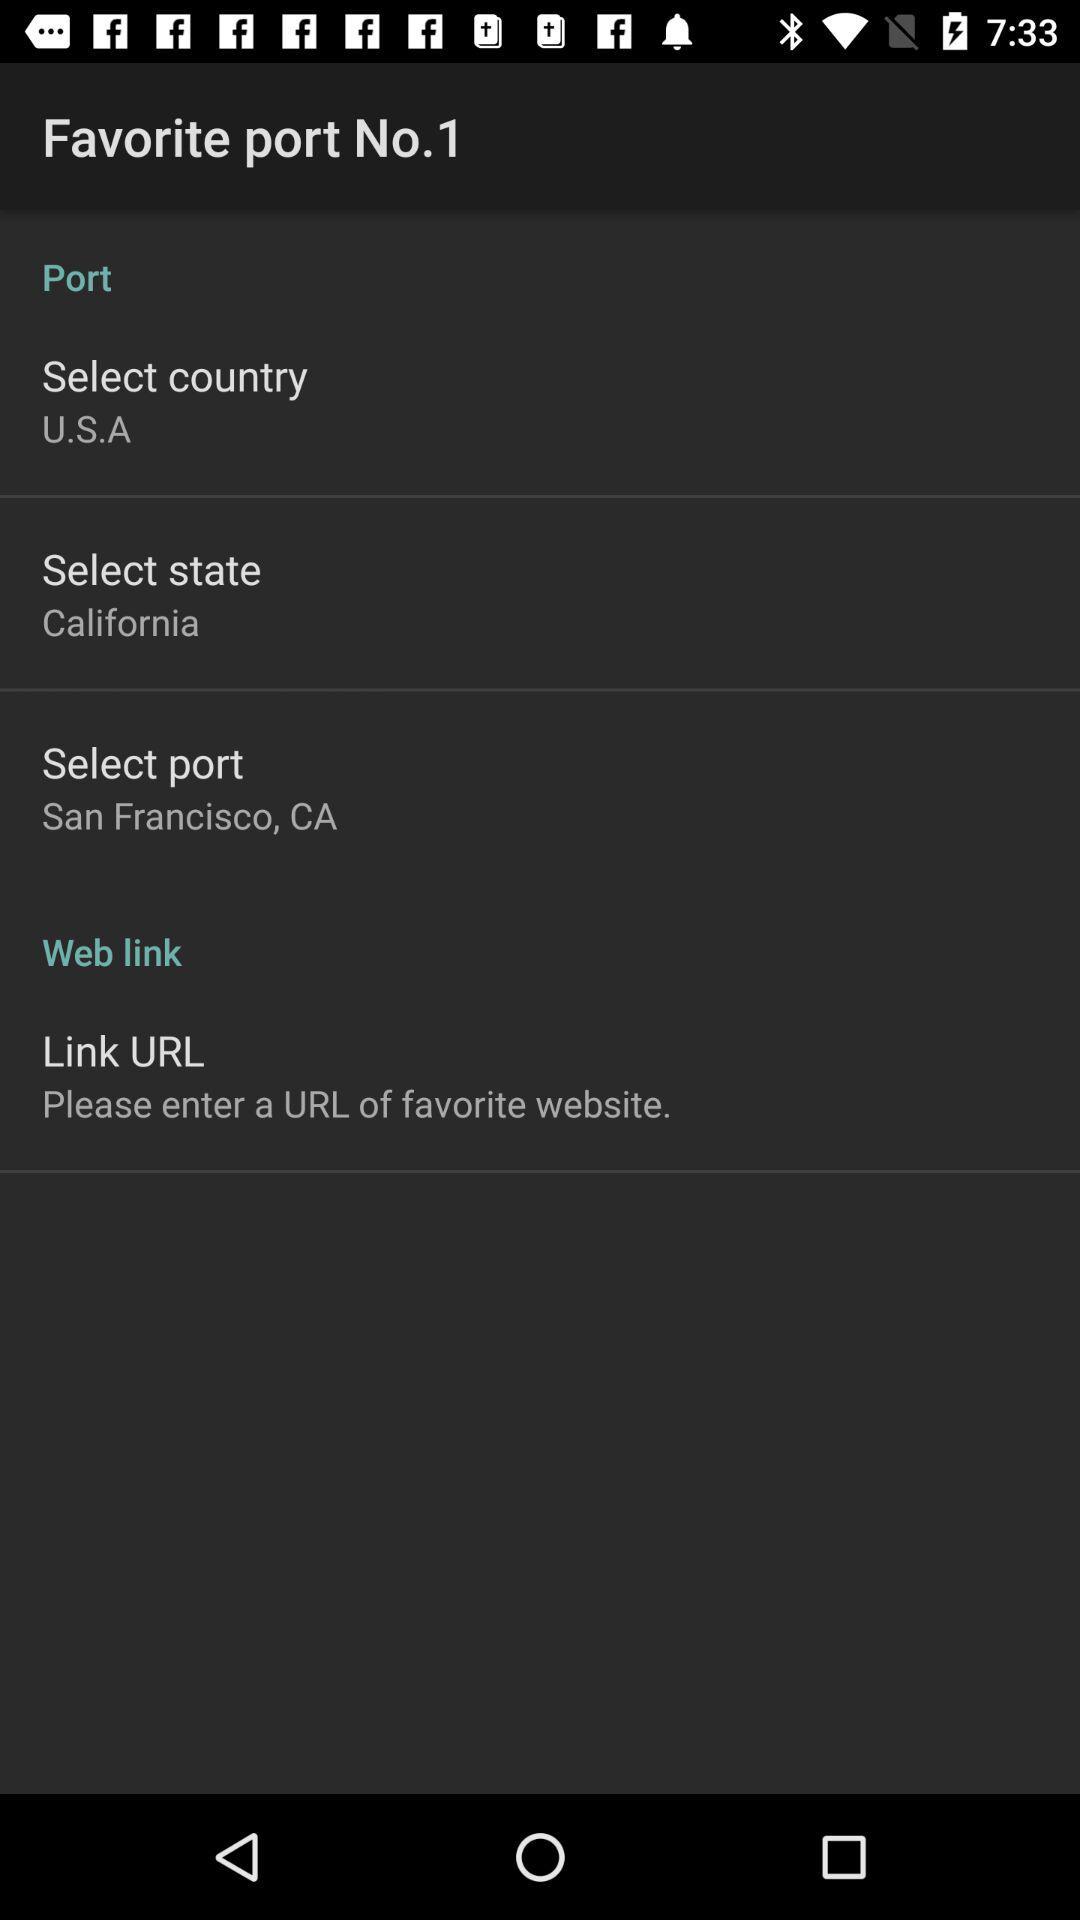 The image size is (1080, 1920). I want to click on the item above california item, so click(150, 567).